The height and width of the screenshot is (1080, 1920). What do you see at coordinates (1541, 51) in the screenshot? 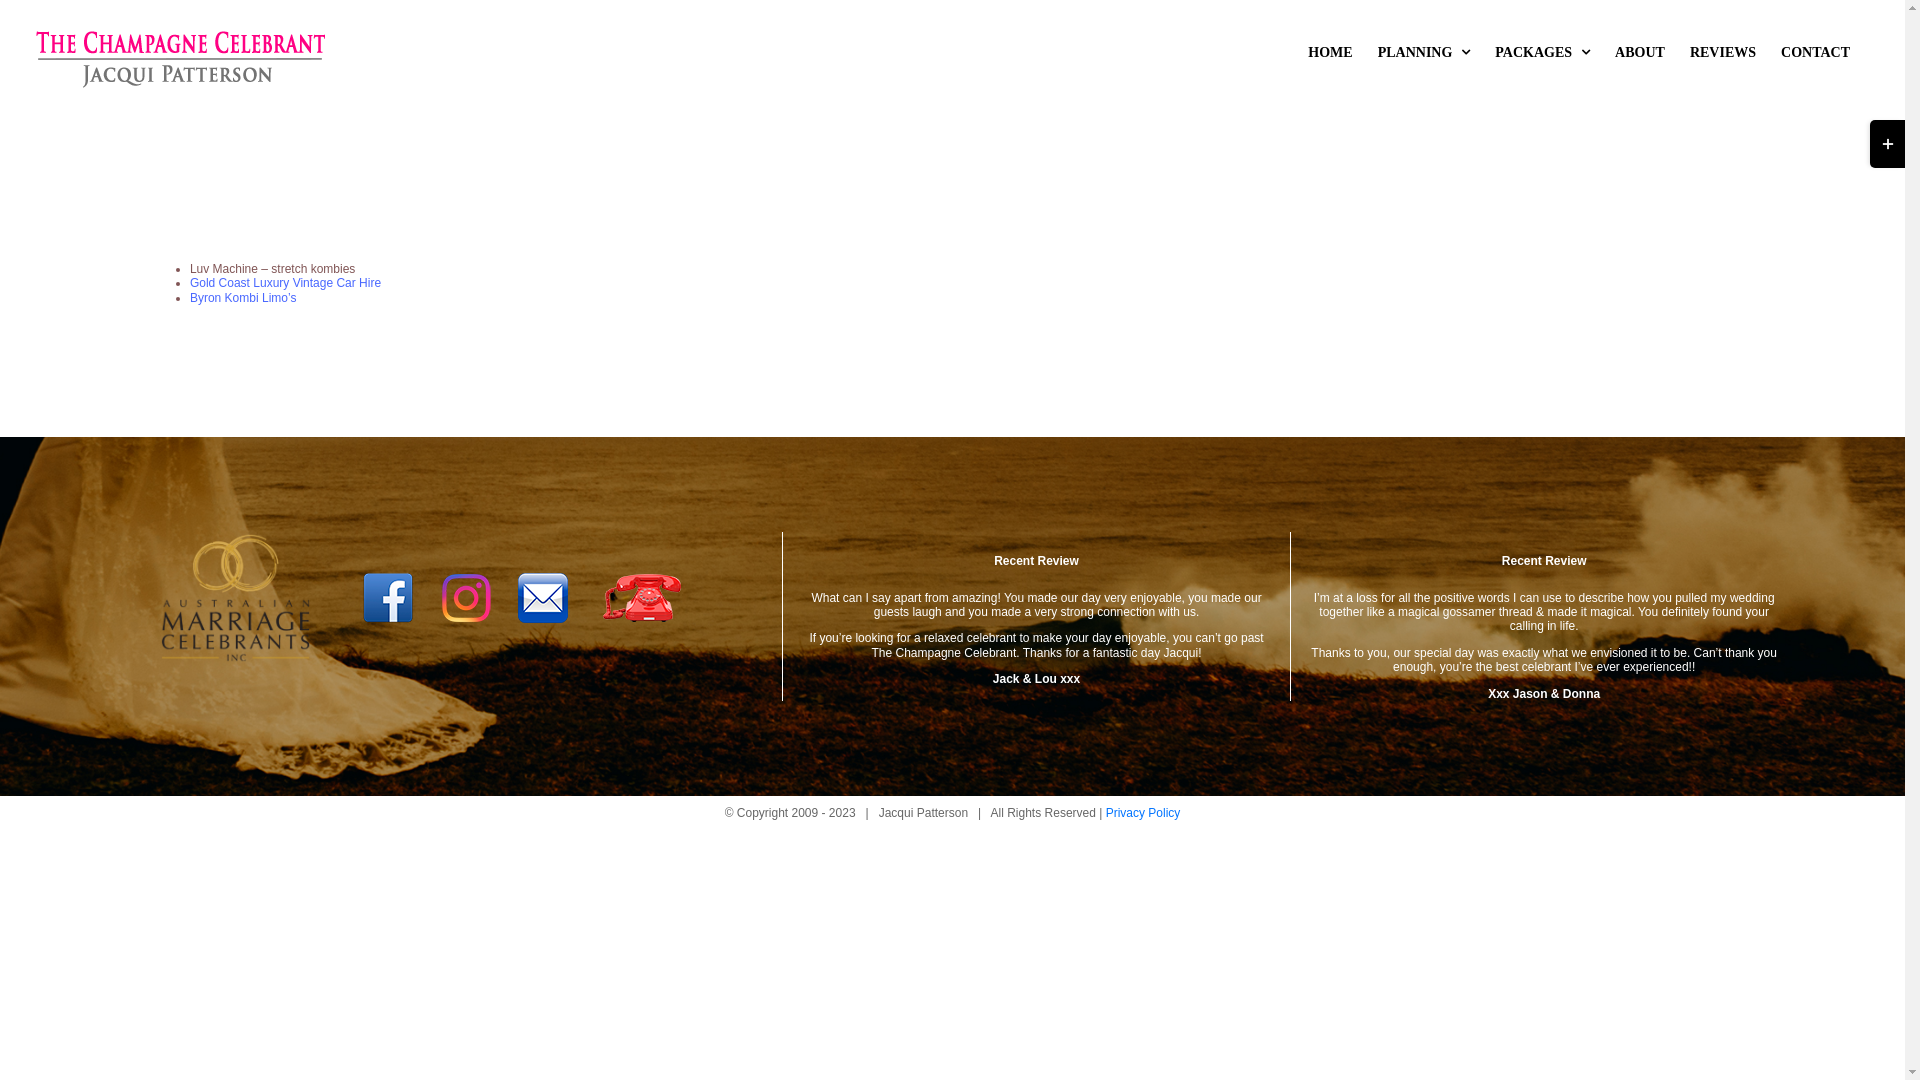
I see `'PACKAGES'` at bounding box center [1541, 51].